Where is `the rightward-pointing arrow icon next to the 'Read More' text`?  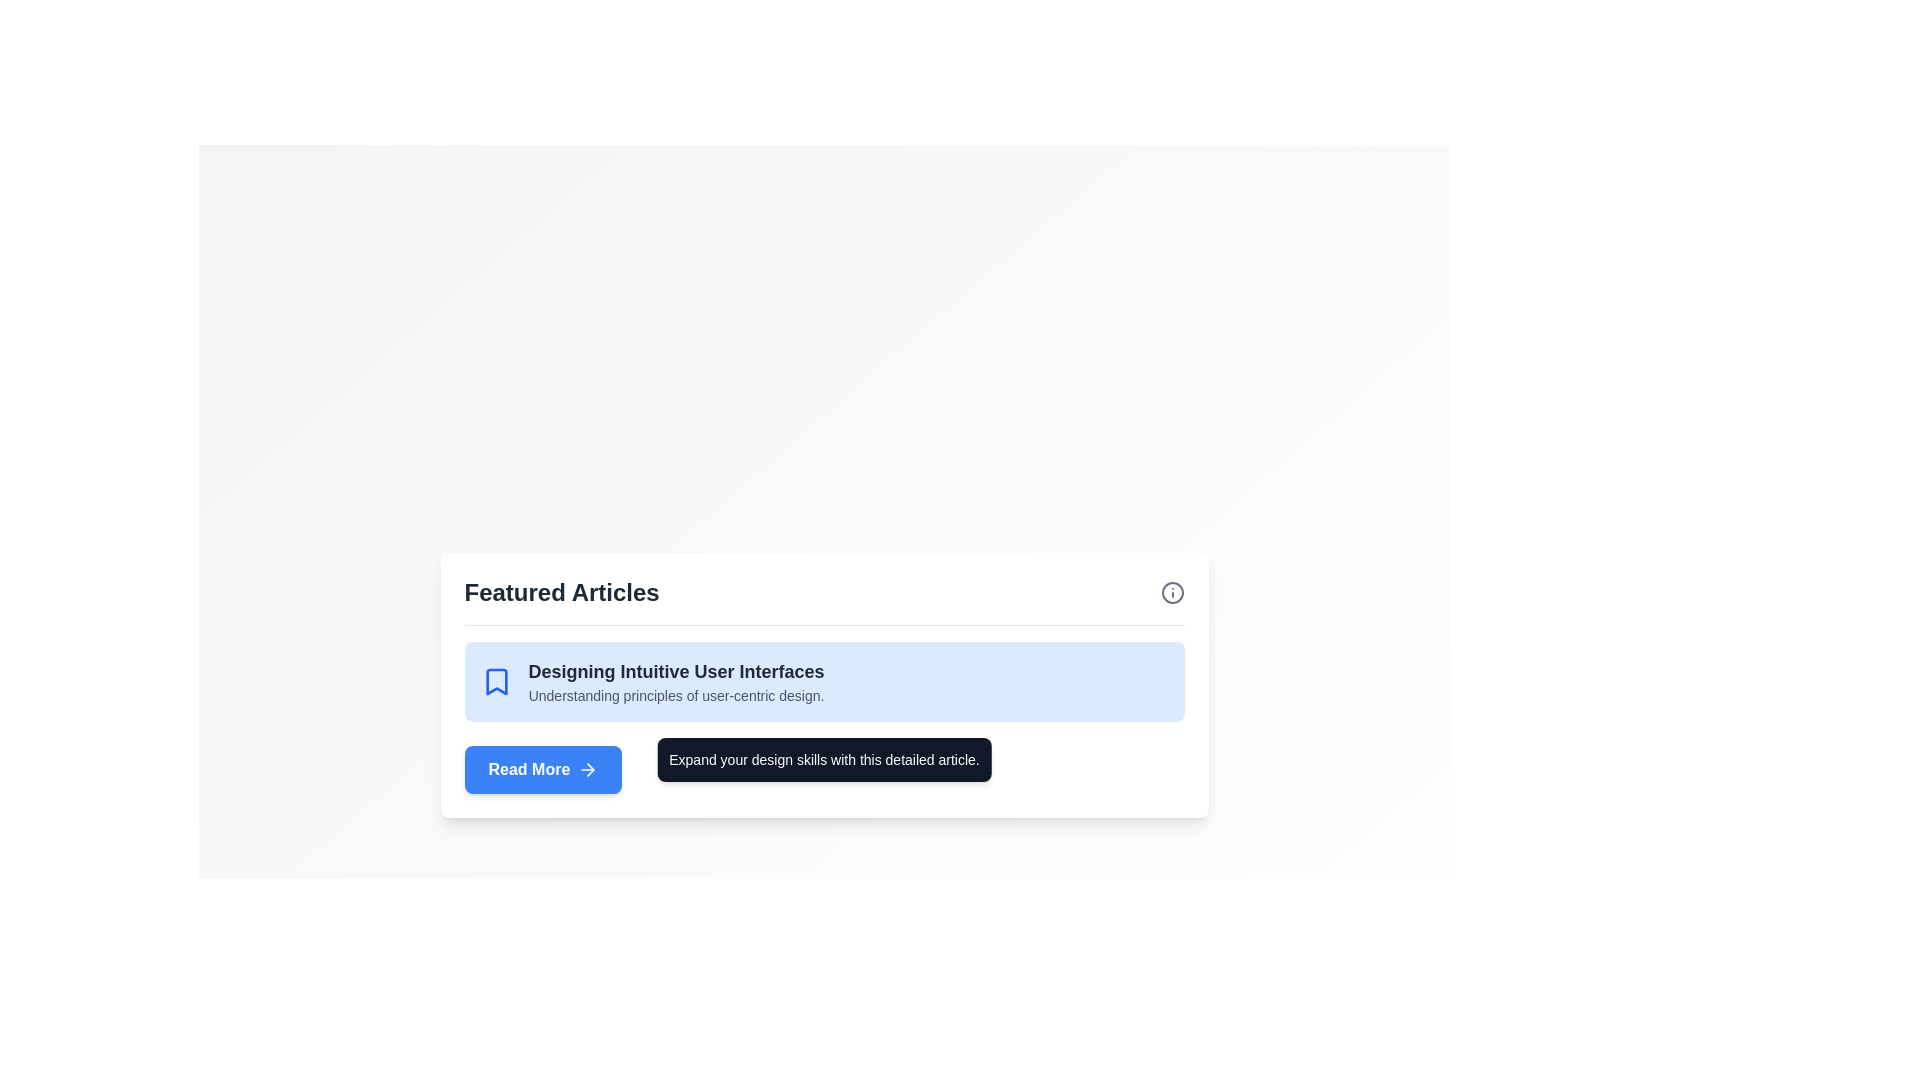
the rightward-pointing arrow icon next to the 'Read More' text is located at coordinates (587, 768).